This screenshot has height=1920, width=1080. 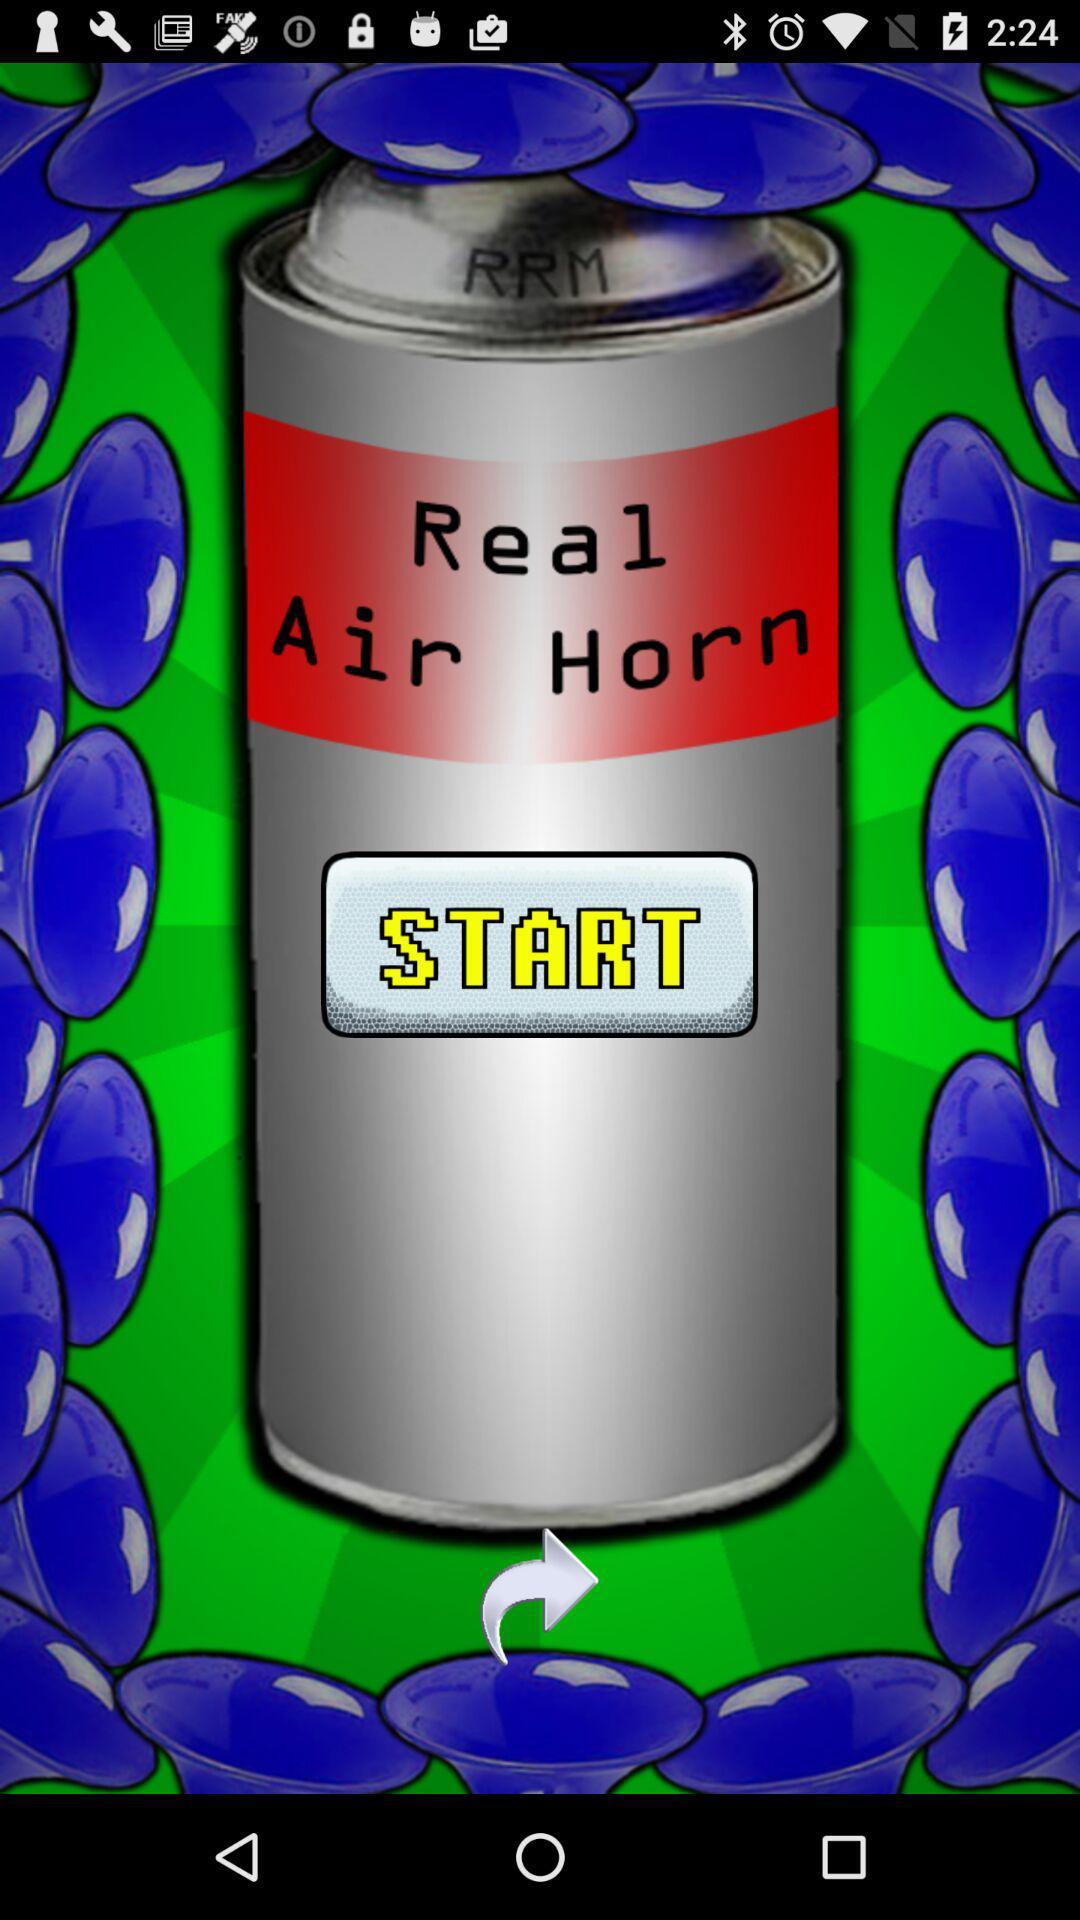 What do you see at coordinates (538, 927) in the screenshot?
I see `start air horn` at bounding box center [538, 927].